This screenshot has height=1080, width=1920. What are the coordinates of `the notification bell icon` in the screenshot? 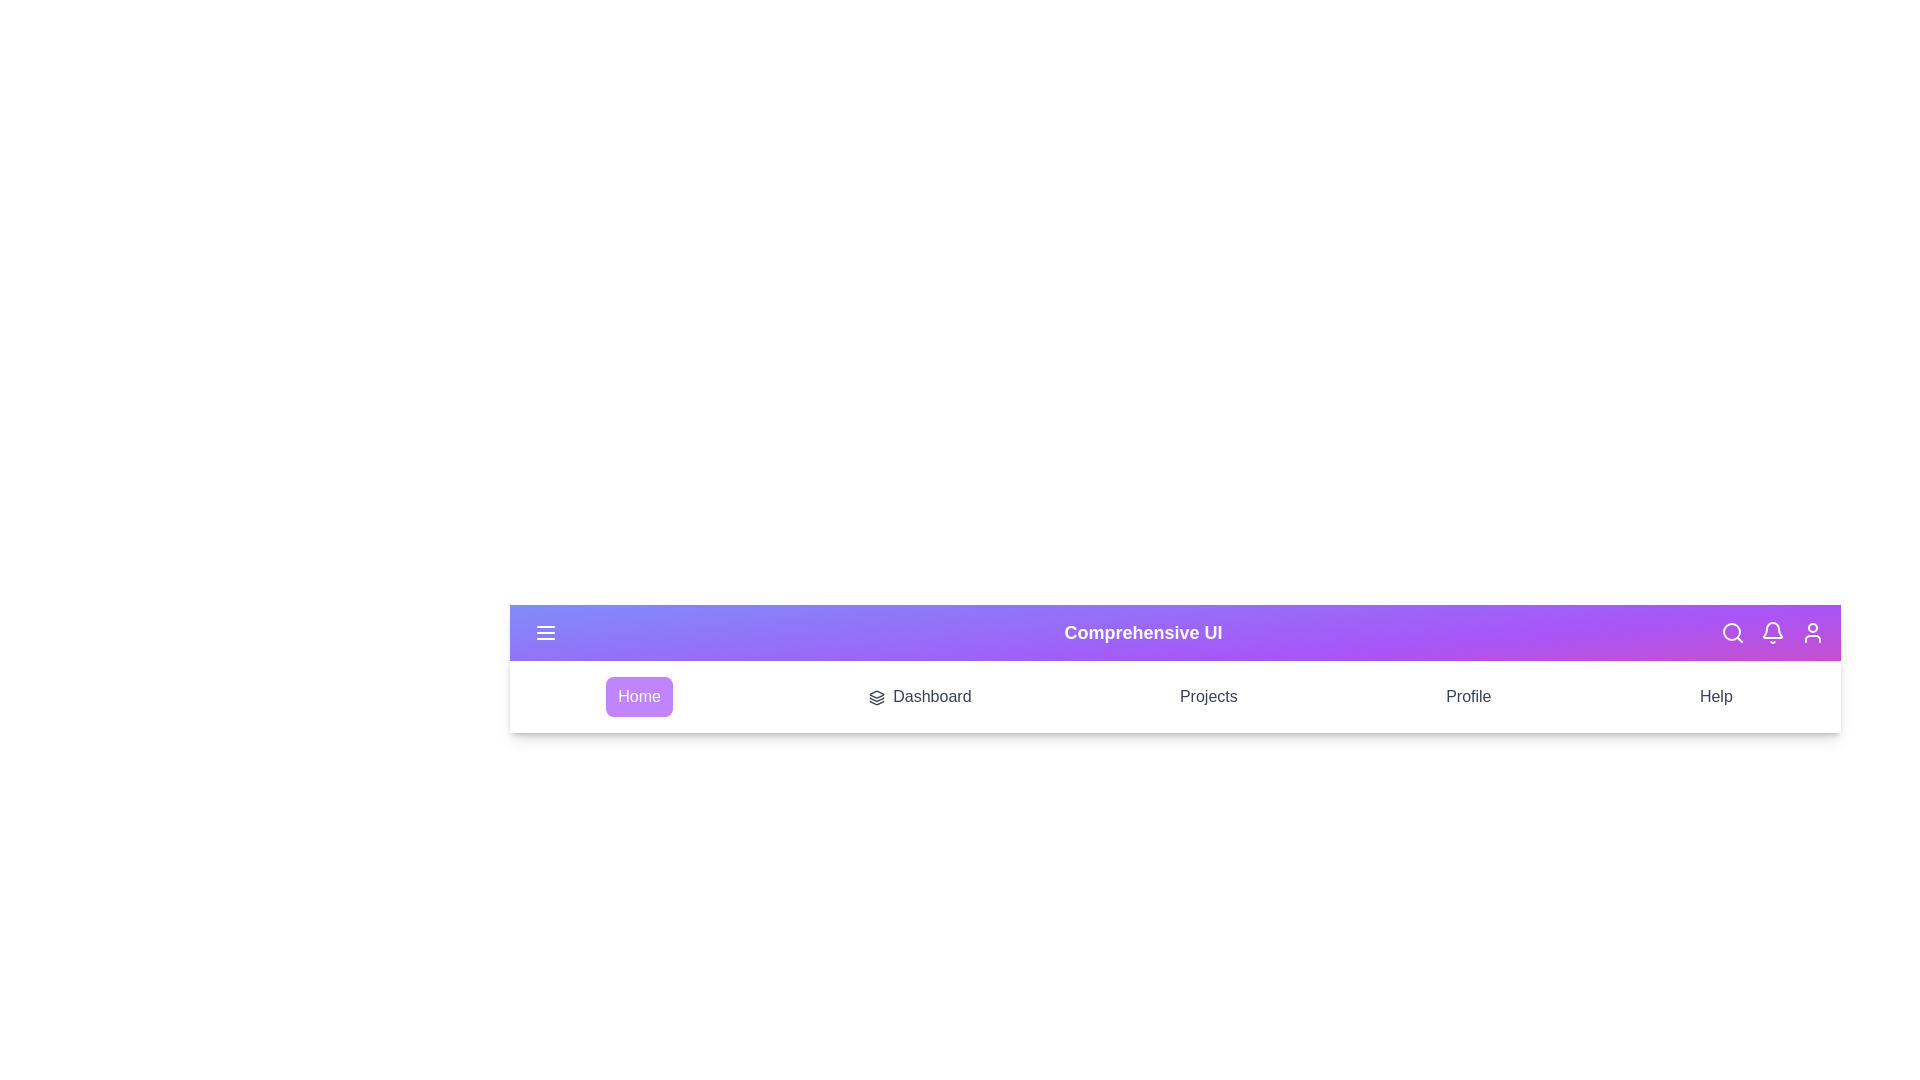 It's located at (1772, 632).